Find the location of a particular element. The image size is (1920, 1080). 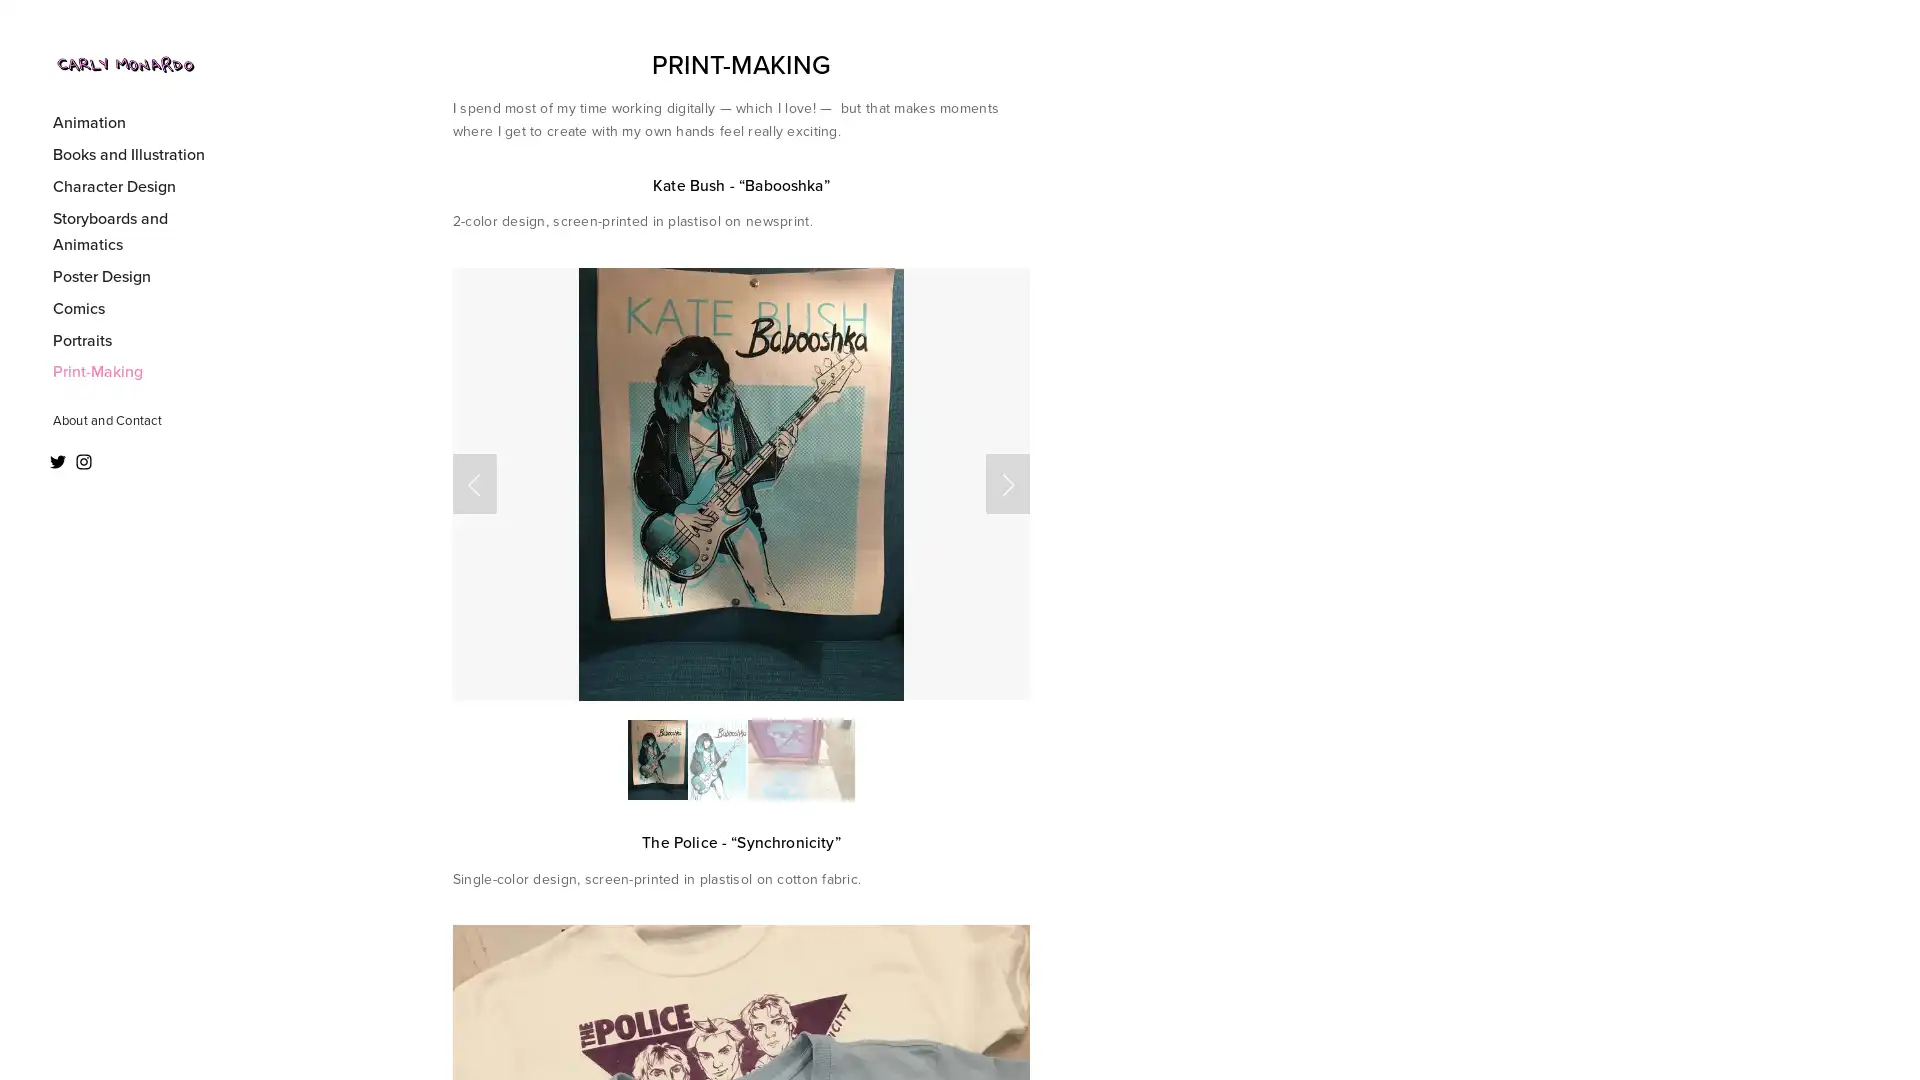

Slide 2 is located at coordinates (717, 759).